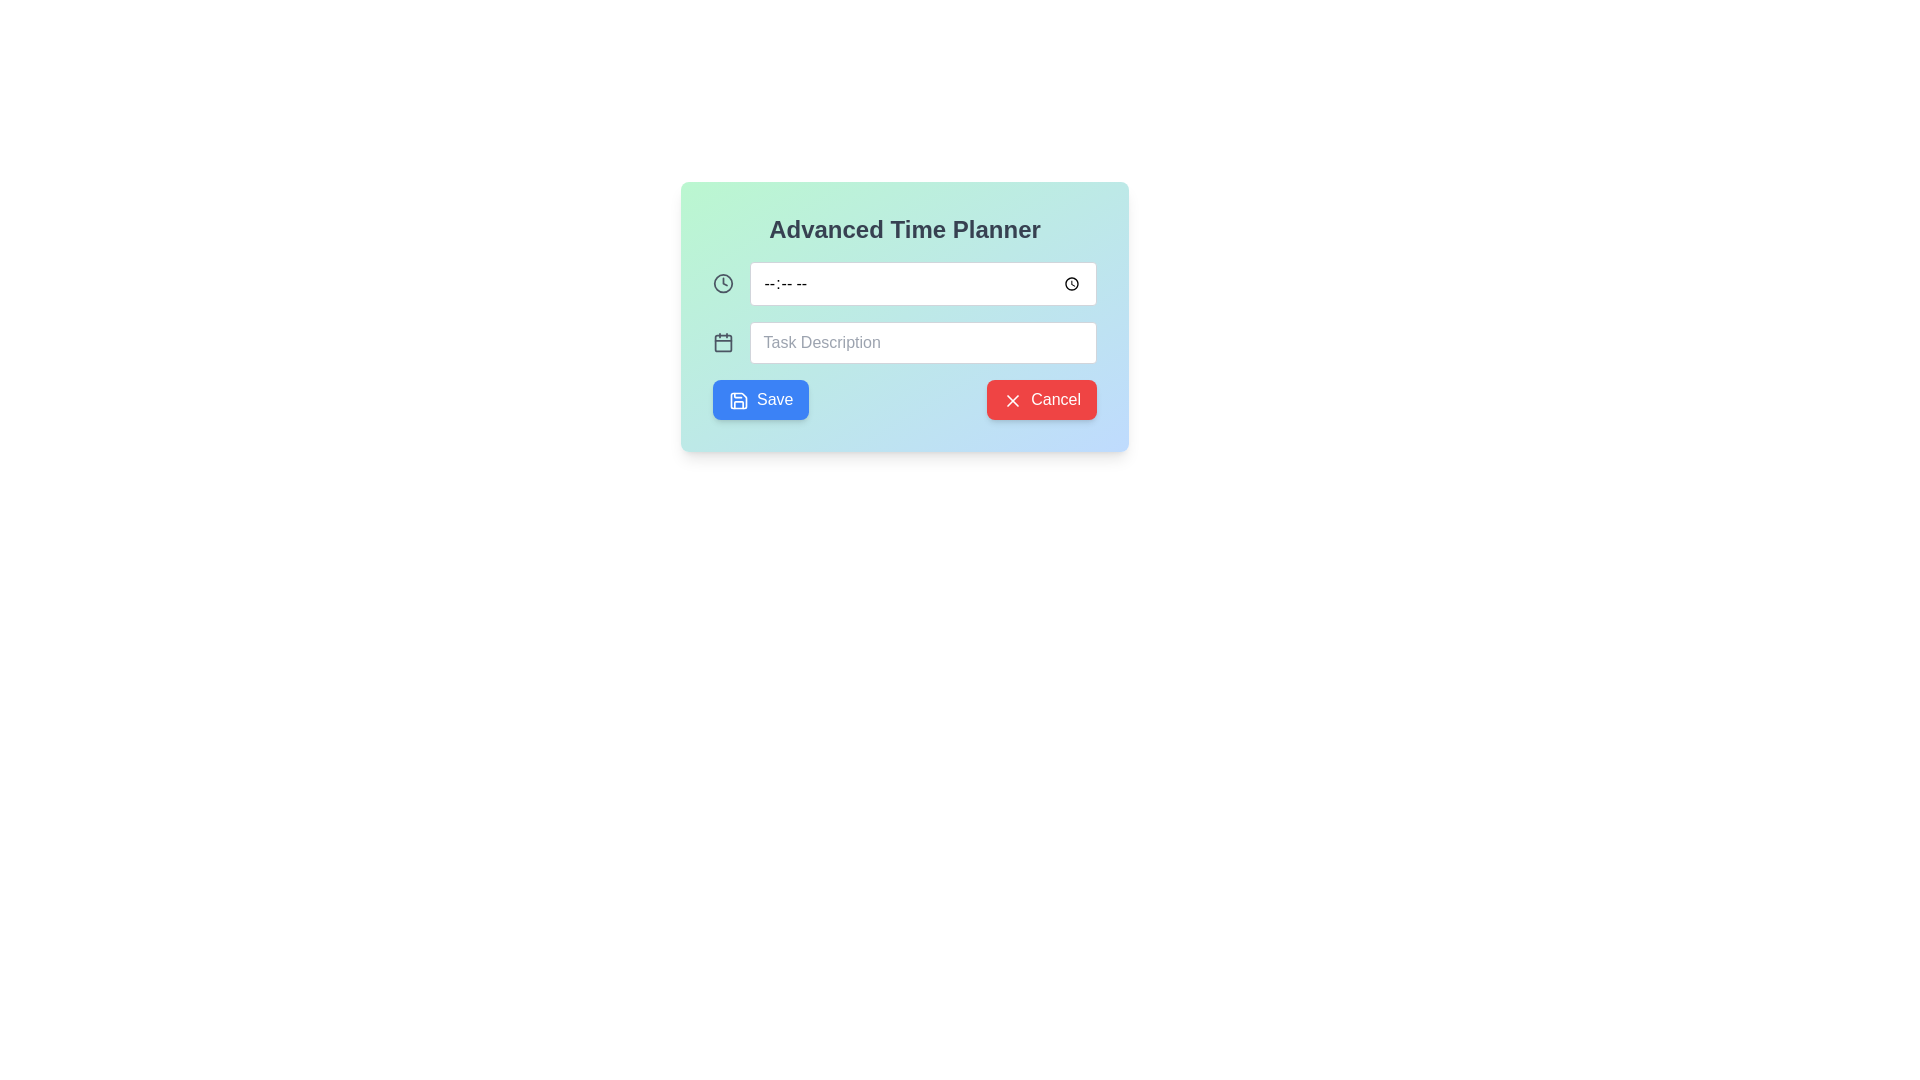 This screenshot has width=1920, height=1080. What do you see at coordinates (738, 400) in the screenshot?
I see `the 'Save' button which contains an icon resembling a floppy disk on its left side` at bounding box center [738, 400].